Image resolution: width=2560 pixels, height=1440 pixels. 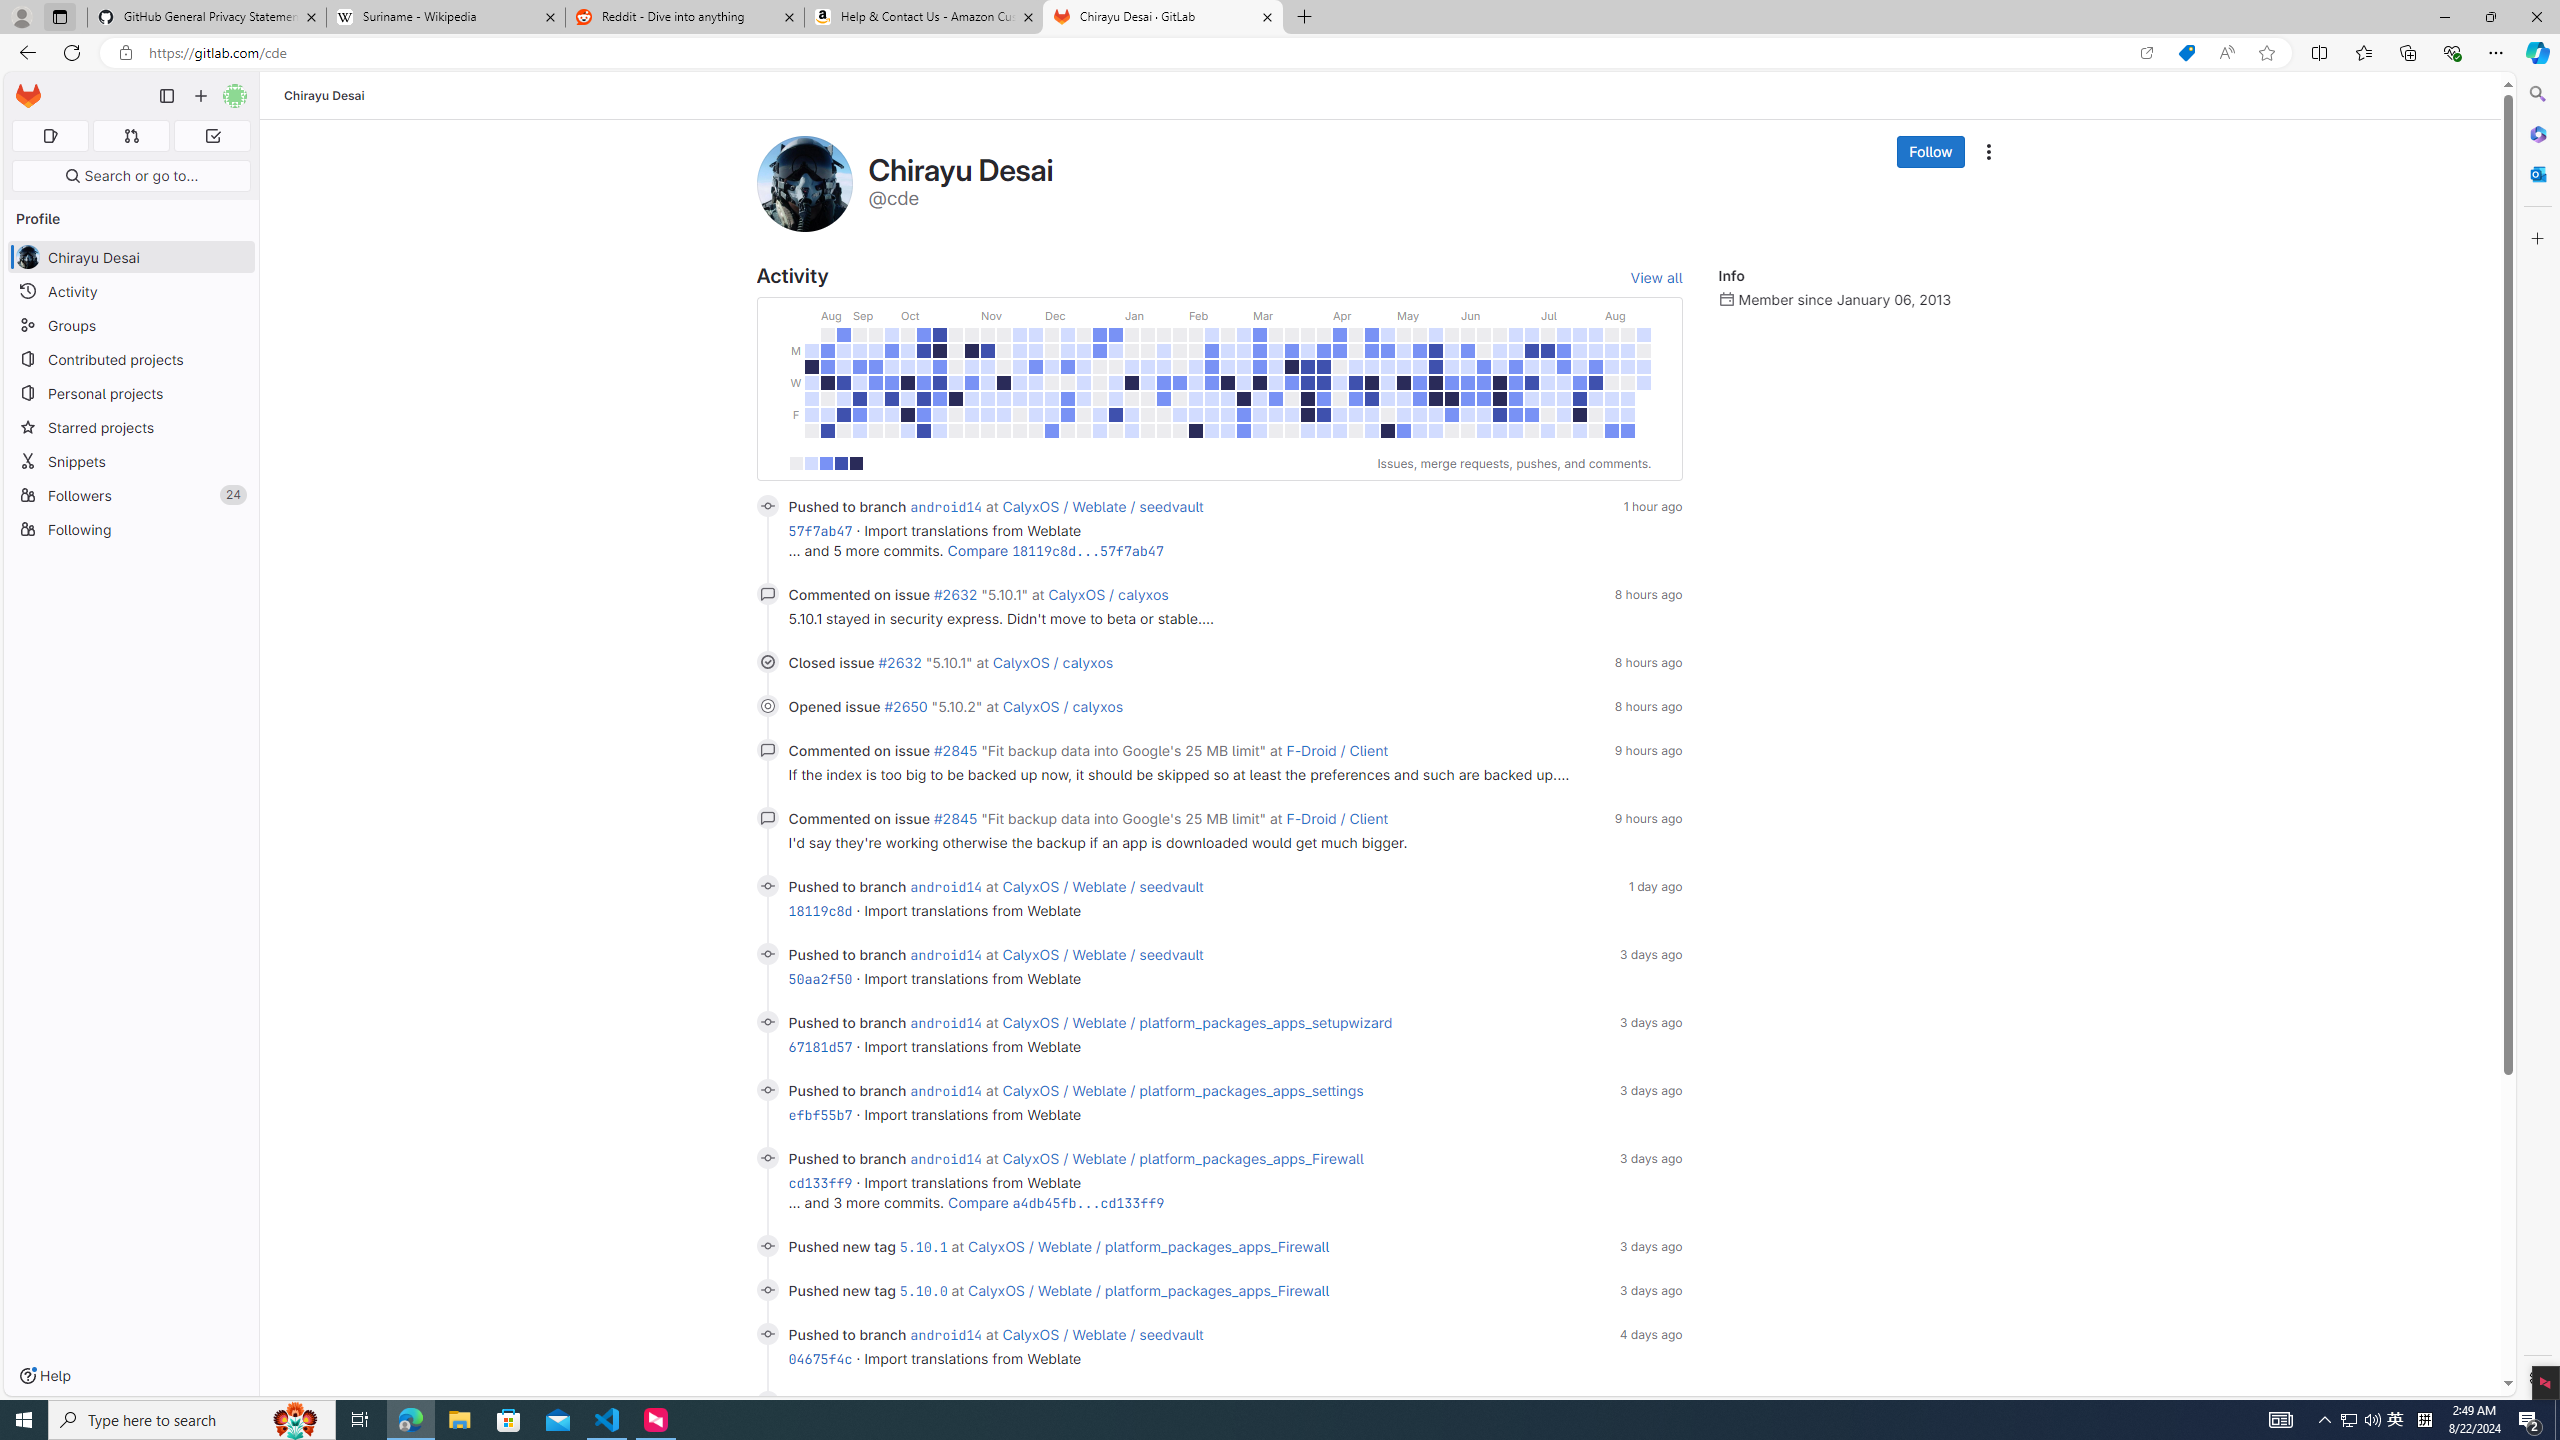 What do you see at coordinates (819, 1114) in the screenshot?
I see `'efbf55b7'` at bounding box center [819, 1114].